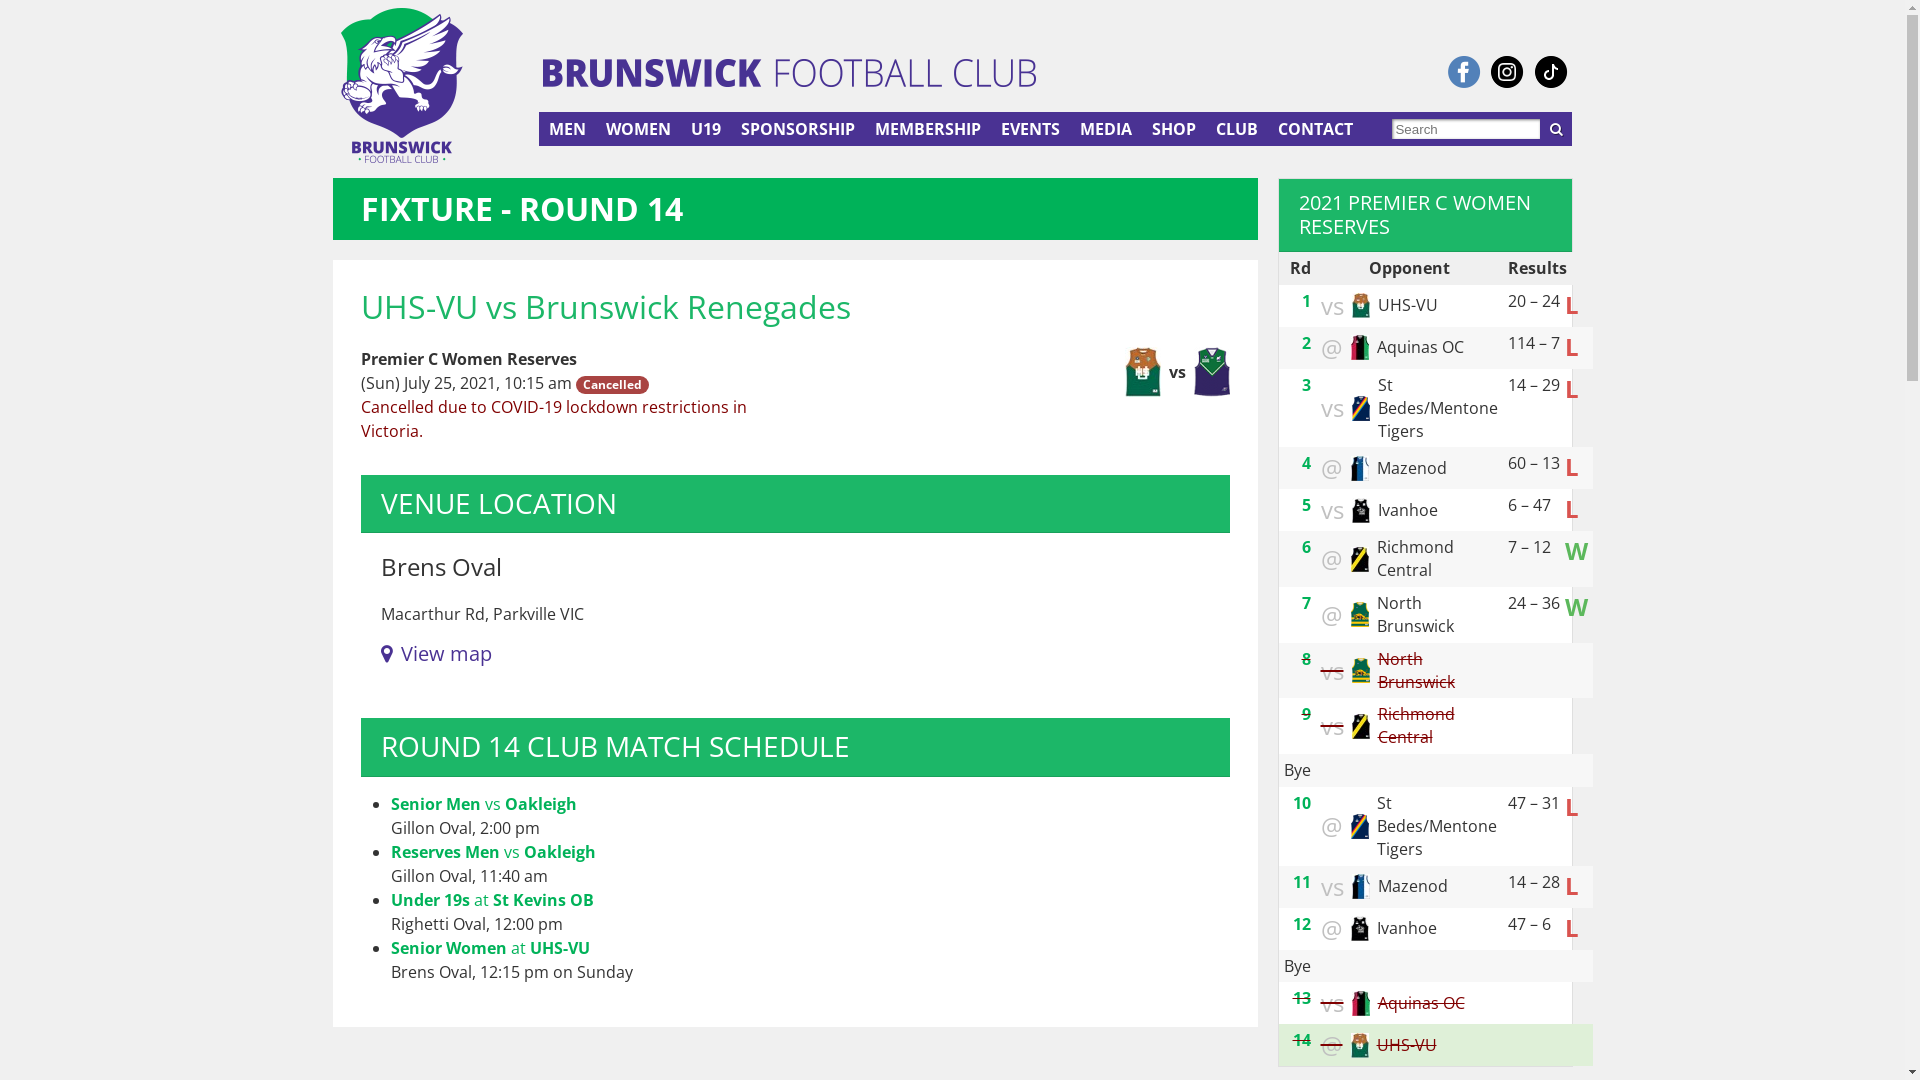  Describe the element at coordinates (1349, 346) in the screenshot. I see `'Aquinas OC'` at that location.